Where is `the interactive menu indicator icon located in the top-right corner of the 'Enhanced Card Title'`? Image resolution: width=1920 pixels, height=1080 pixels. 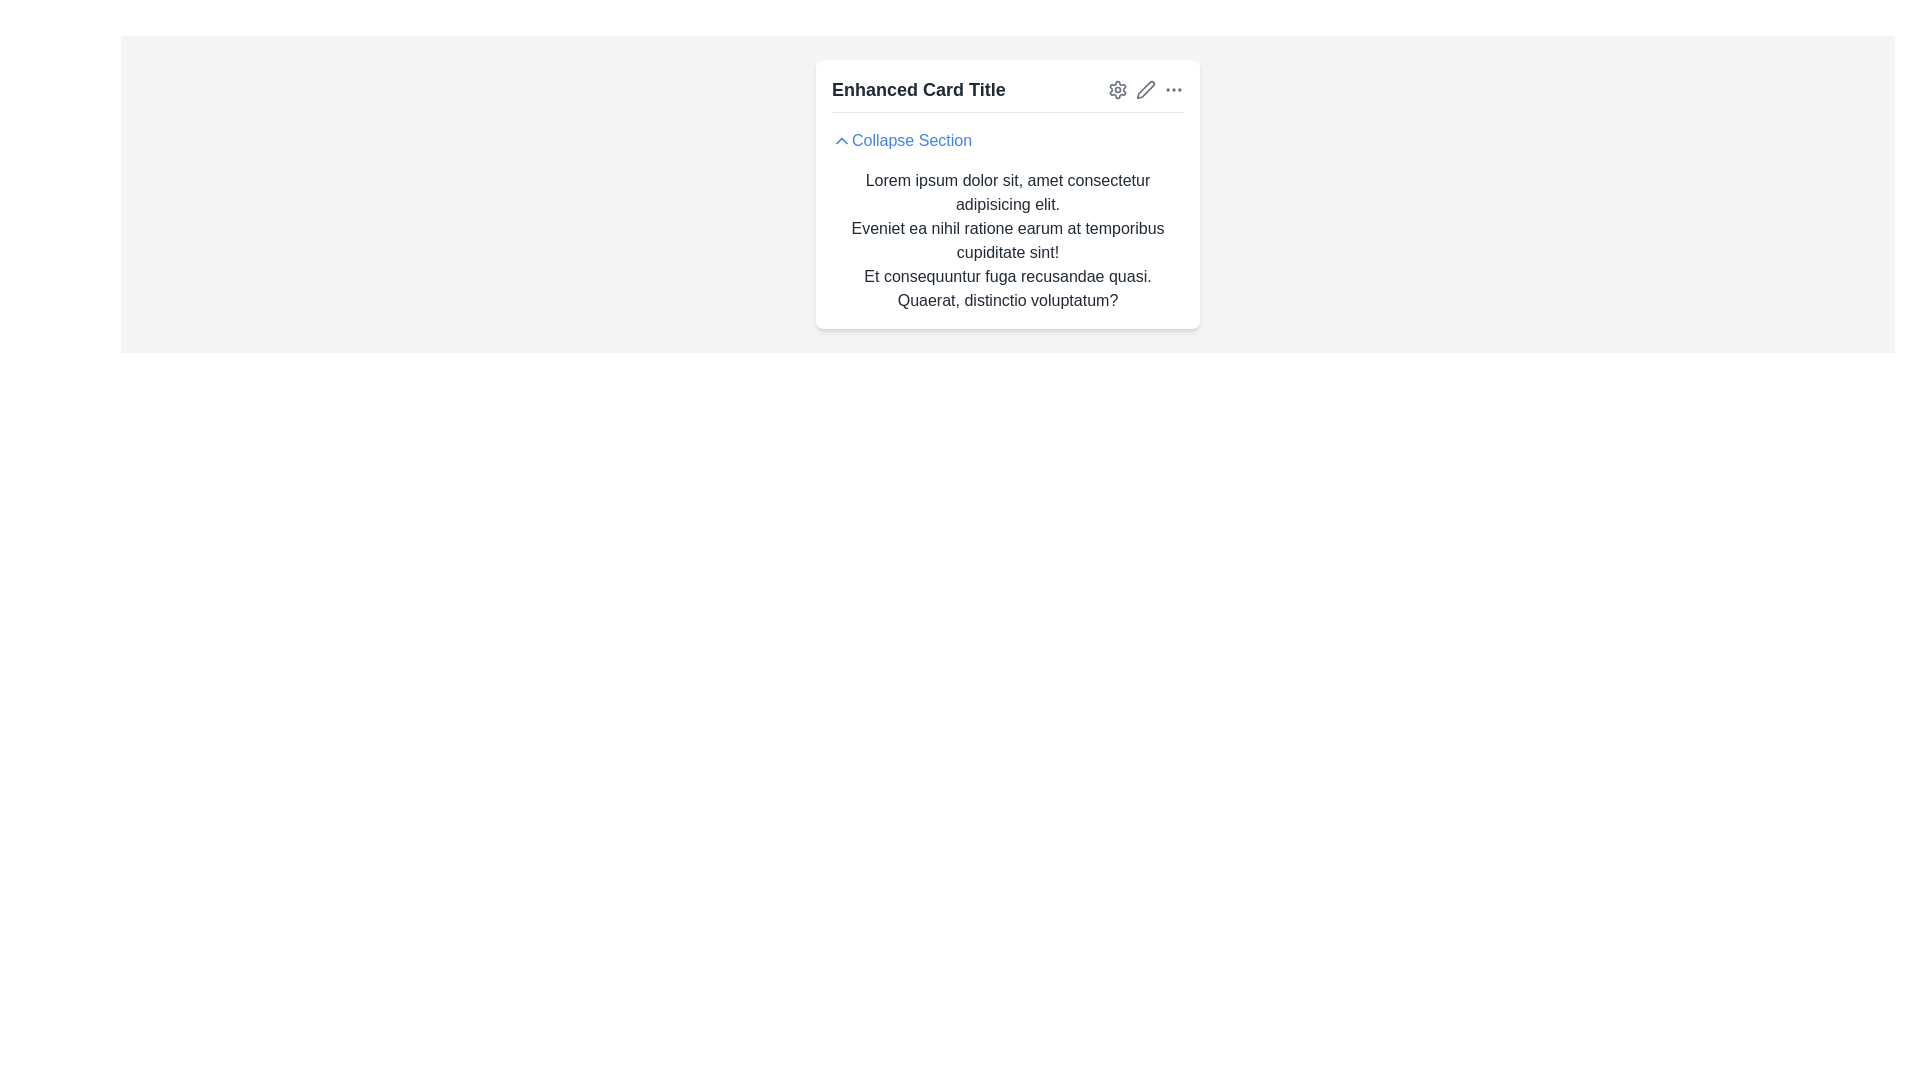
the interactive menu indicator icon located in the top-right corner of the 'Enhanced Card Title' is located at coordinates (1174, 88).